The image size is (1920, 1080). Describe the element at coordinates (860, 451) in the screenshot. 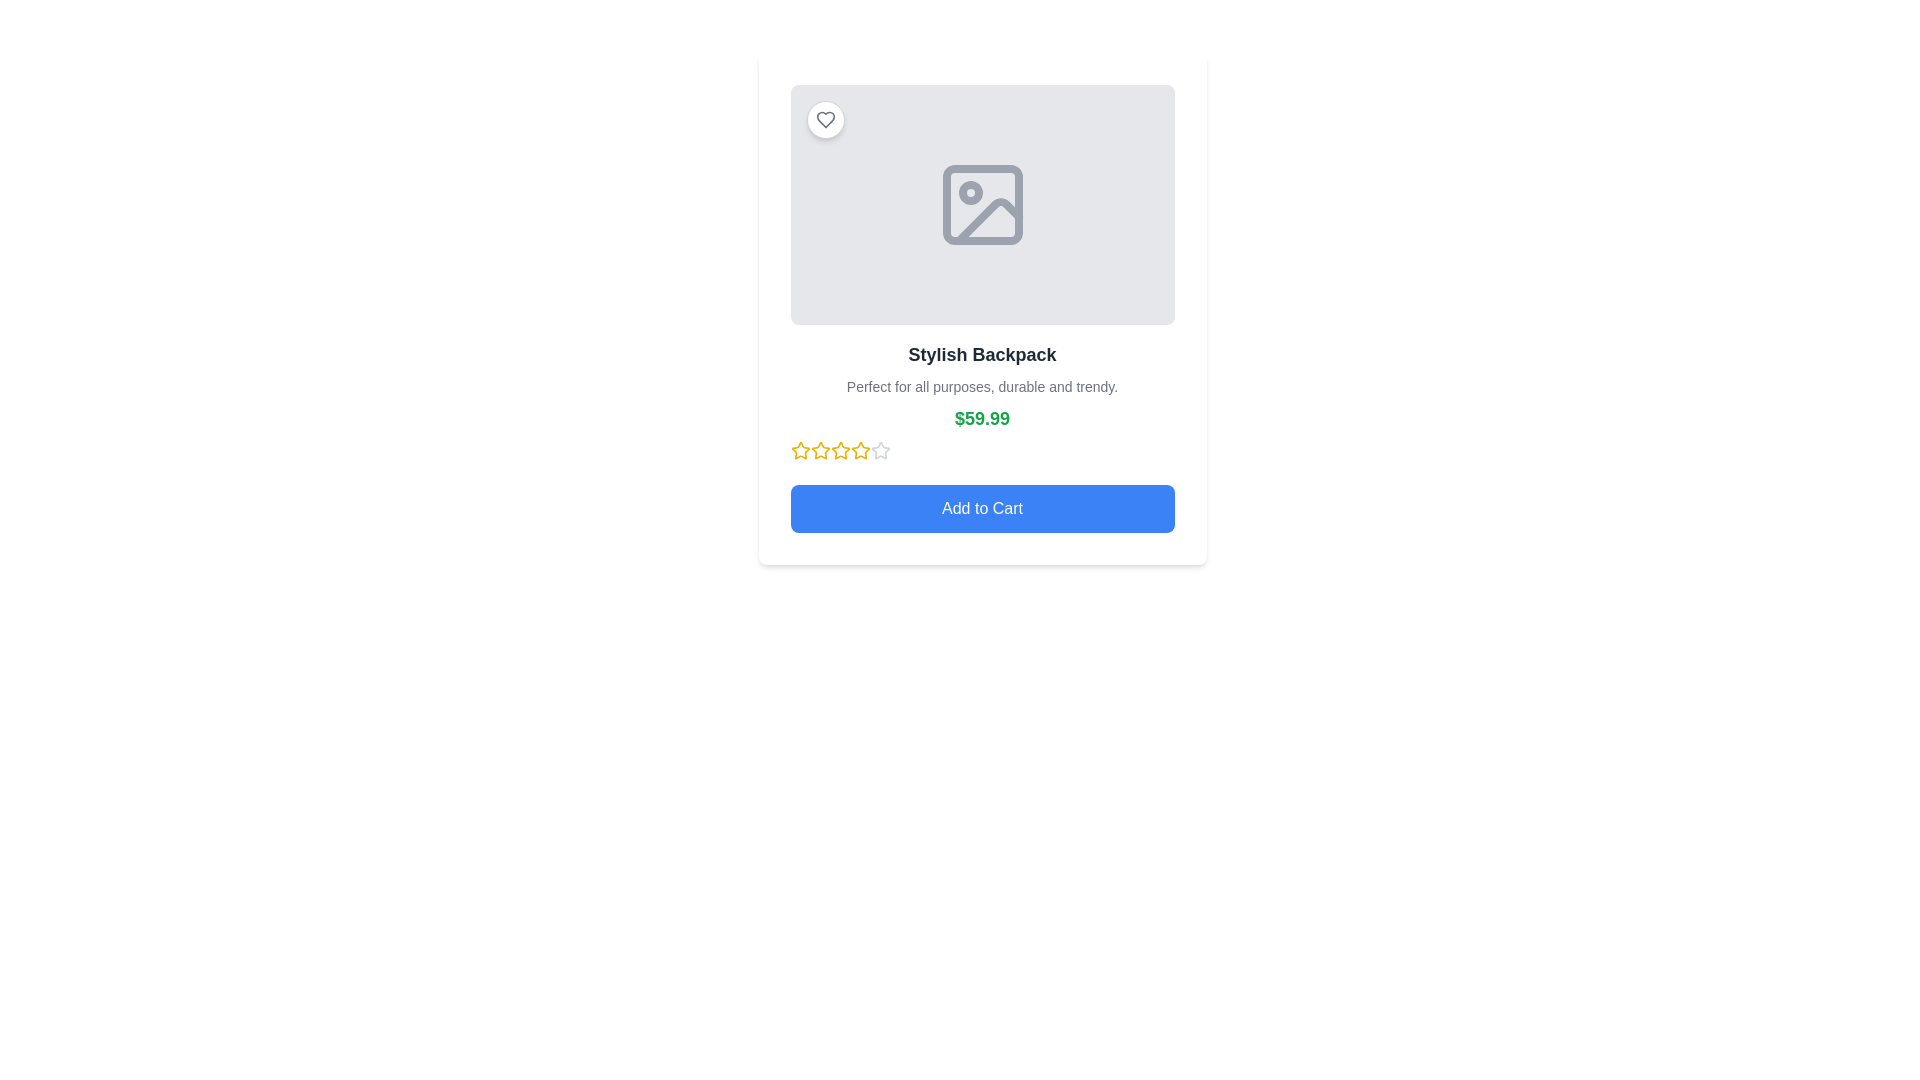

I see `the fourth star in the horizontal row of rating stars below the product name 'Stylish Backpack' and price '$59.99'` at that location.